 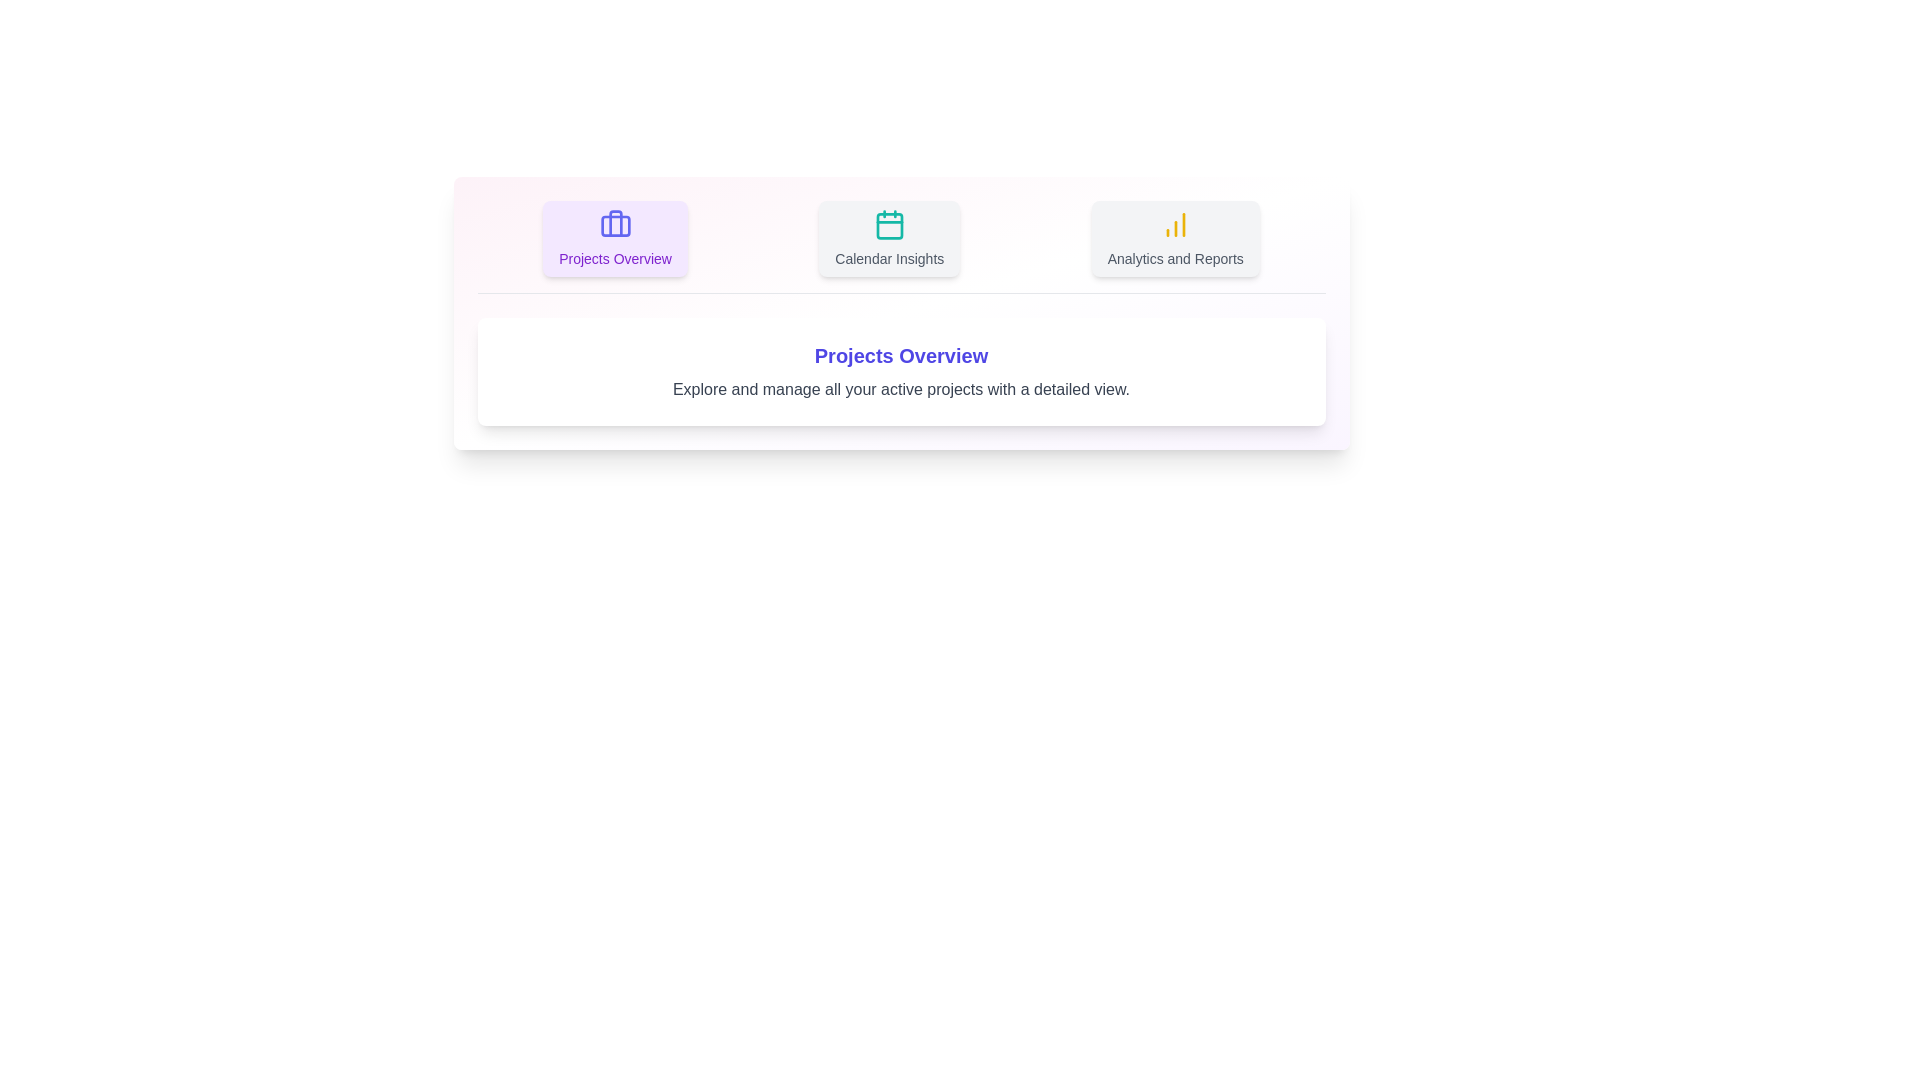 I want to click on the tab labeled 'Projects Overview' to observe the visual feedback, so click(x=613, y=238).